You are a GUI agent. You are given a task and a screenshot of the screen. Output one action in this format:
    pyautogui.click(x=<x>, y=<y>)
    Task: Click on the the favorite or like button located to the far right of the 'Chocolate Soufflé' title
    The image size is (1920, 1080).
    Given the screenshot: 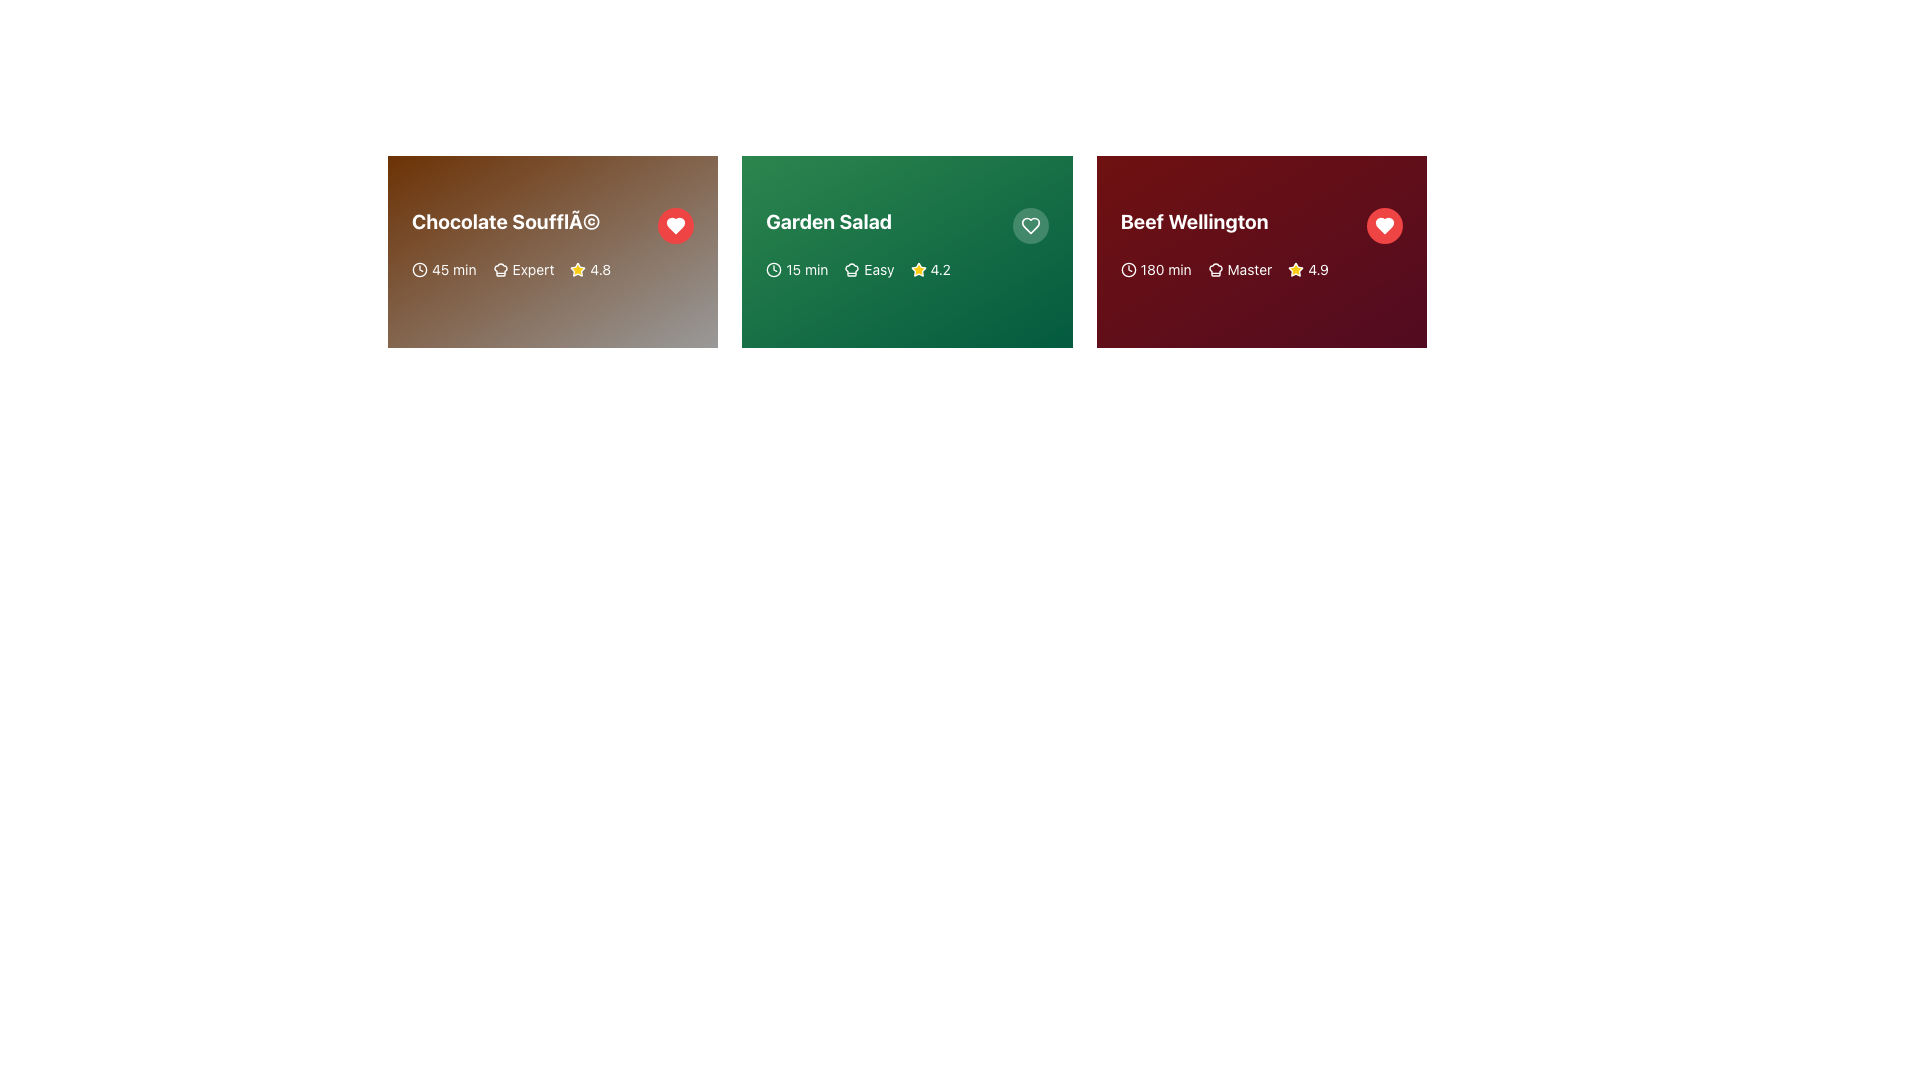 What is the action you would take?
    pyautogui.click(x=676, y=225)
    